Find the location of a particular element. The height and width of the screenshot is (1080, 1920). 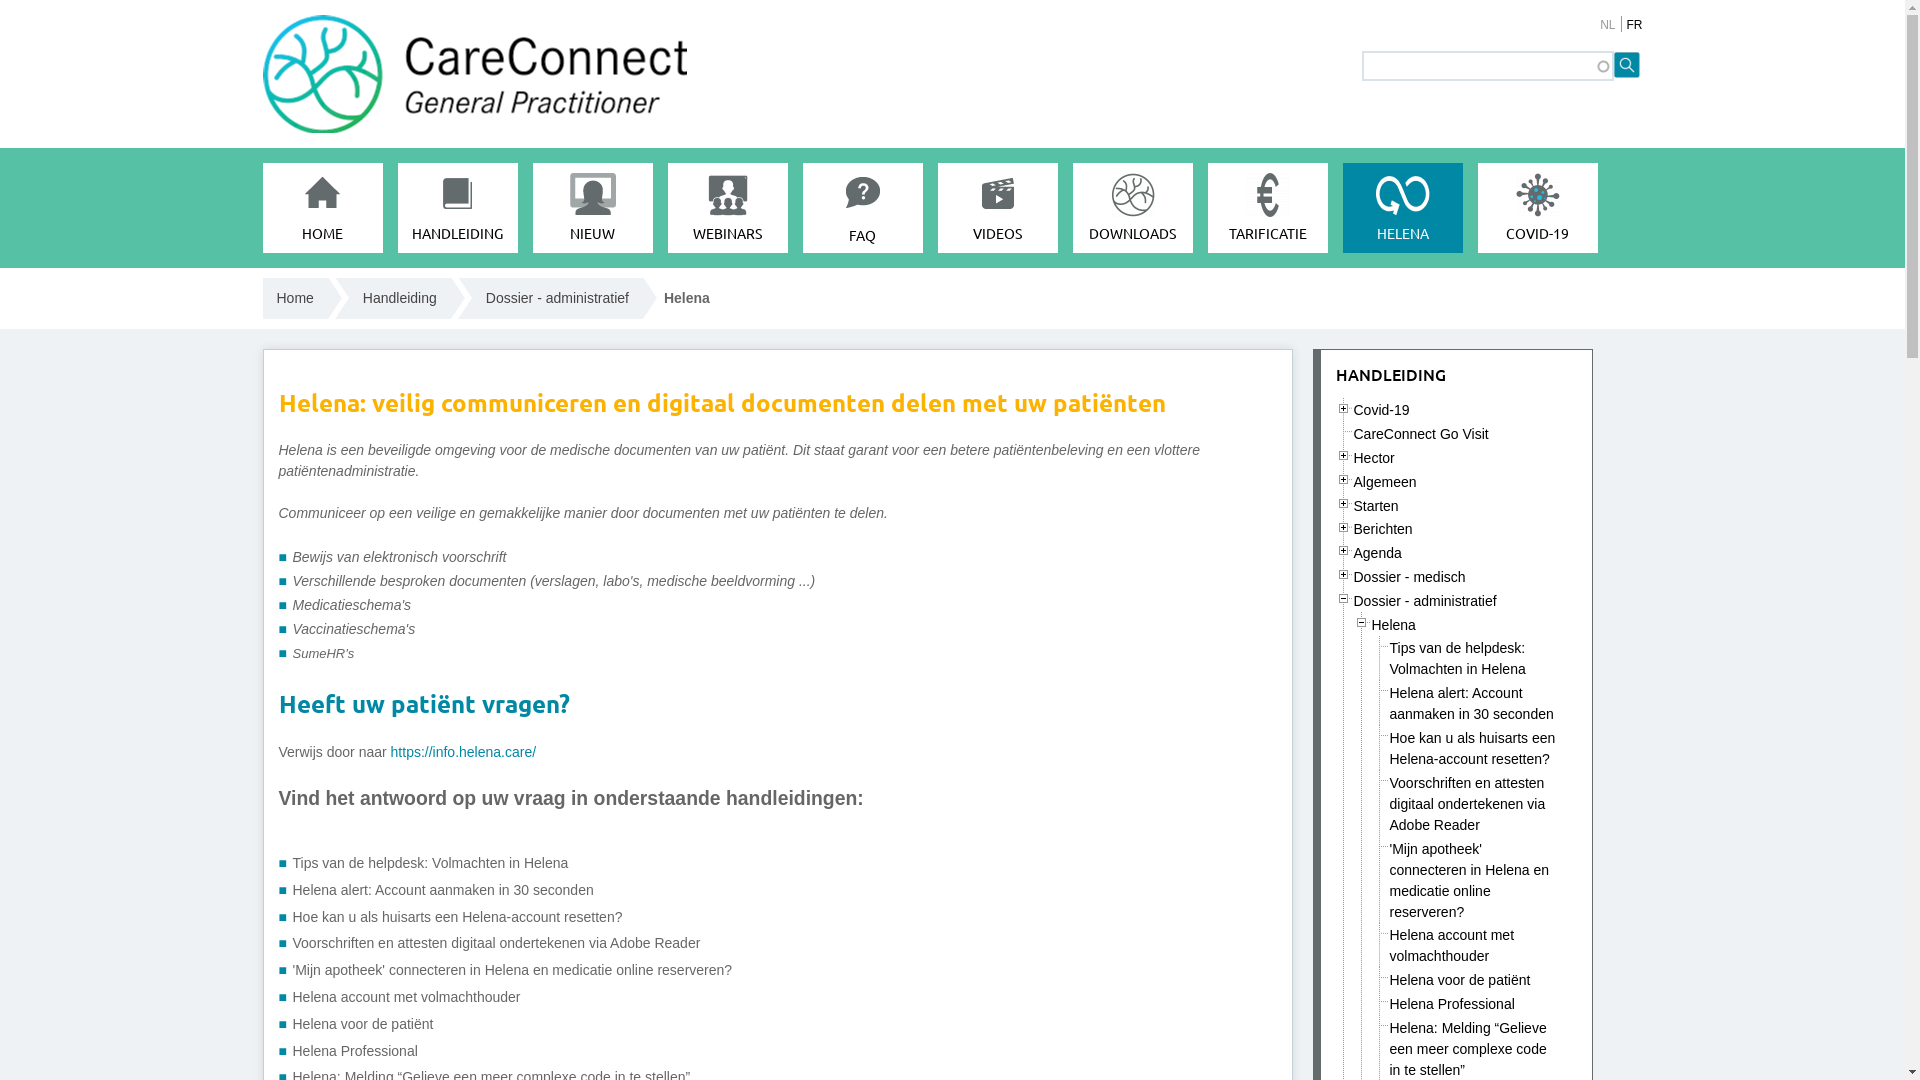

' ' is located at coordinates (1344, 526).